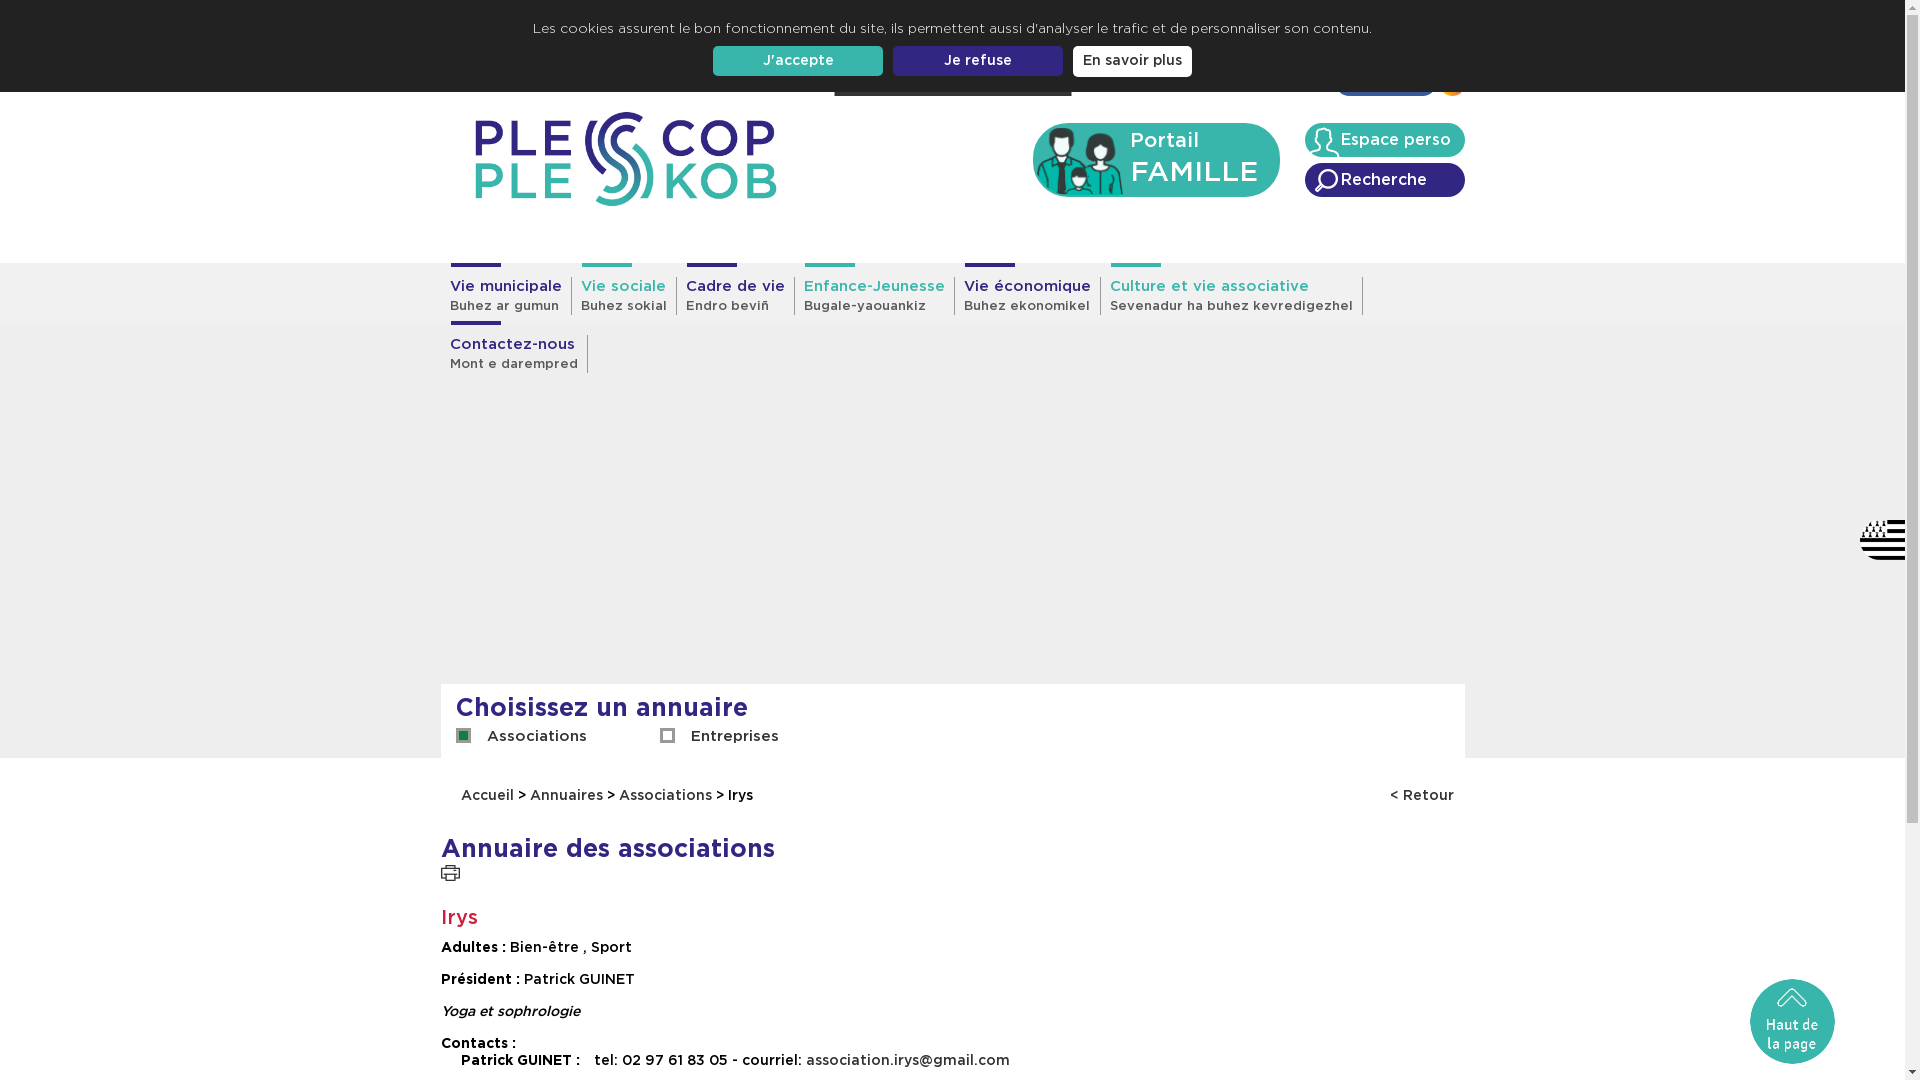  What do you see at coordinates (1144, 83) in the screenshot?
I see `'Accueil'` at bounding box center [1144, 83].